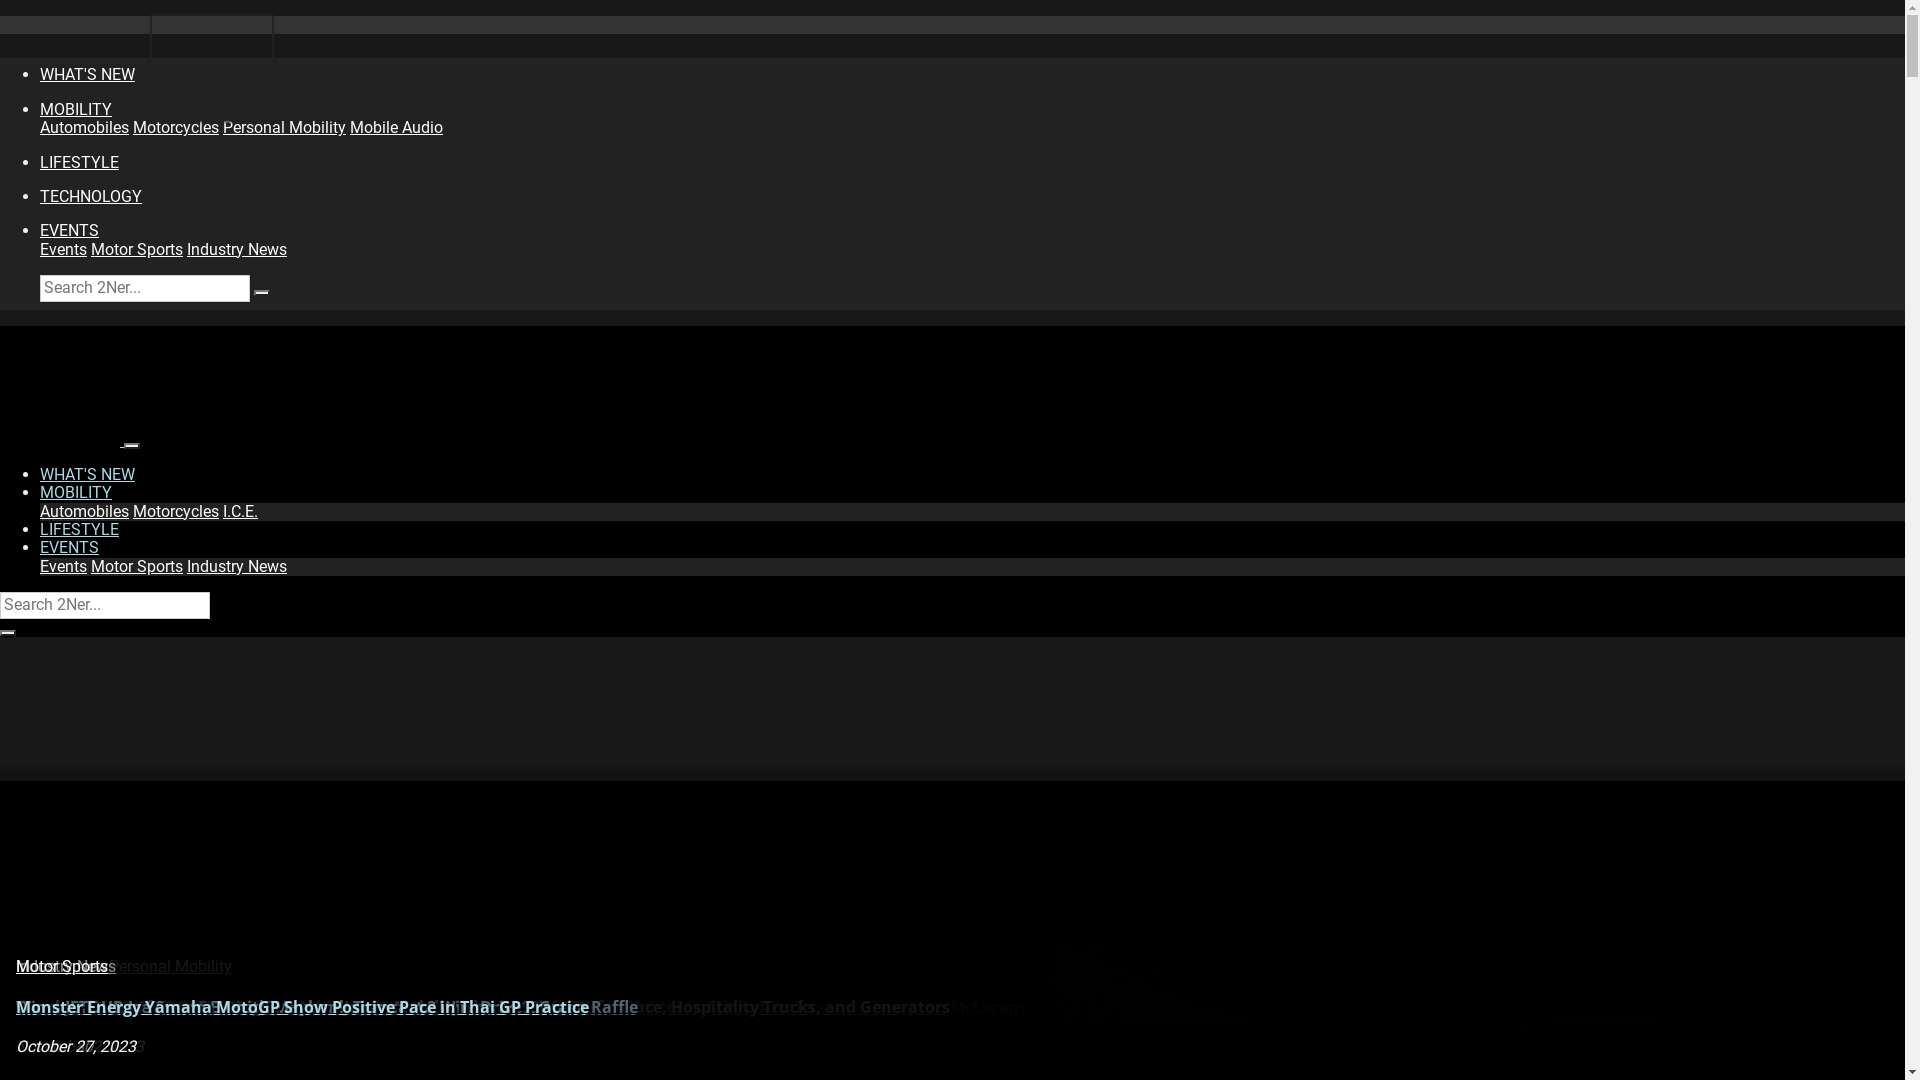 This screenshot has height=1080, width=1920. I want to click on 'Motor Sports', so click(62, 965).